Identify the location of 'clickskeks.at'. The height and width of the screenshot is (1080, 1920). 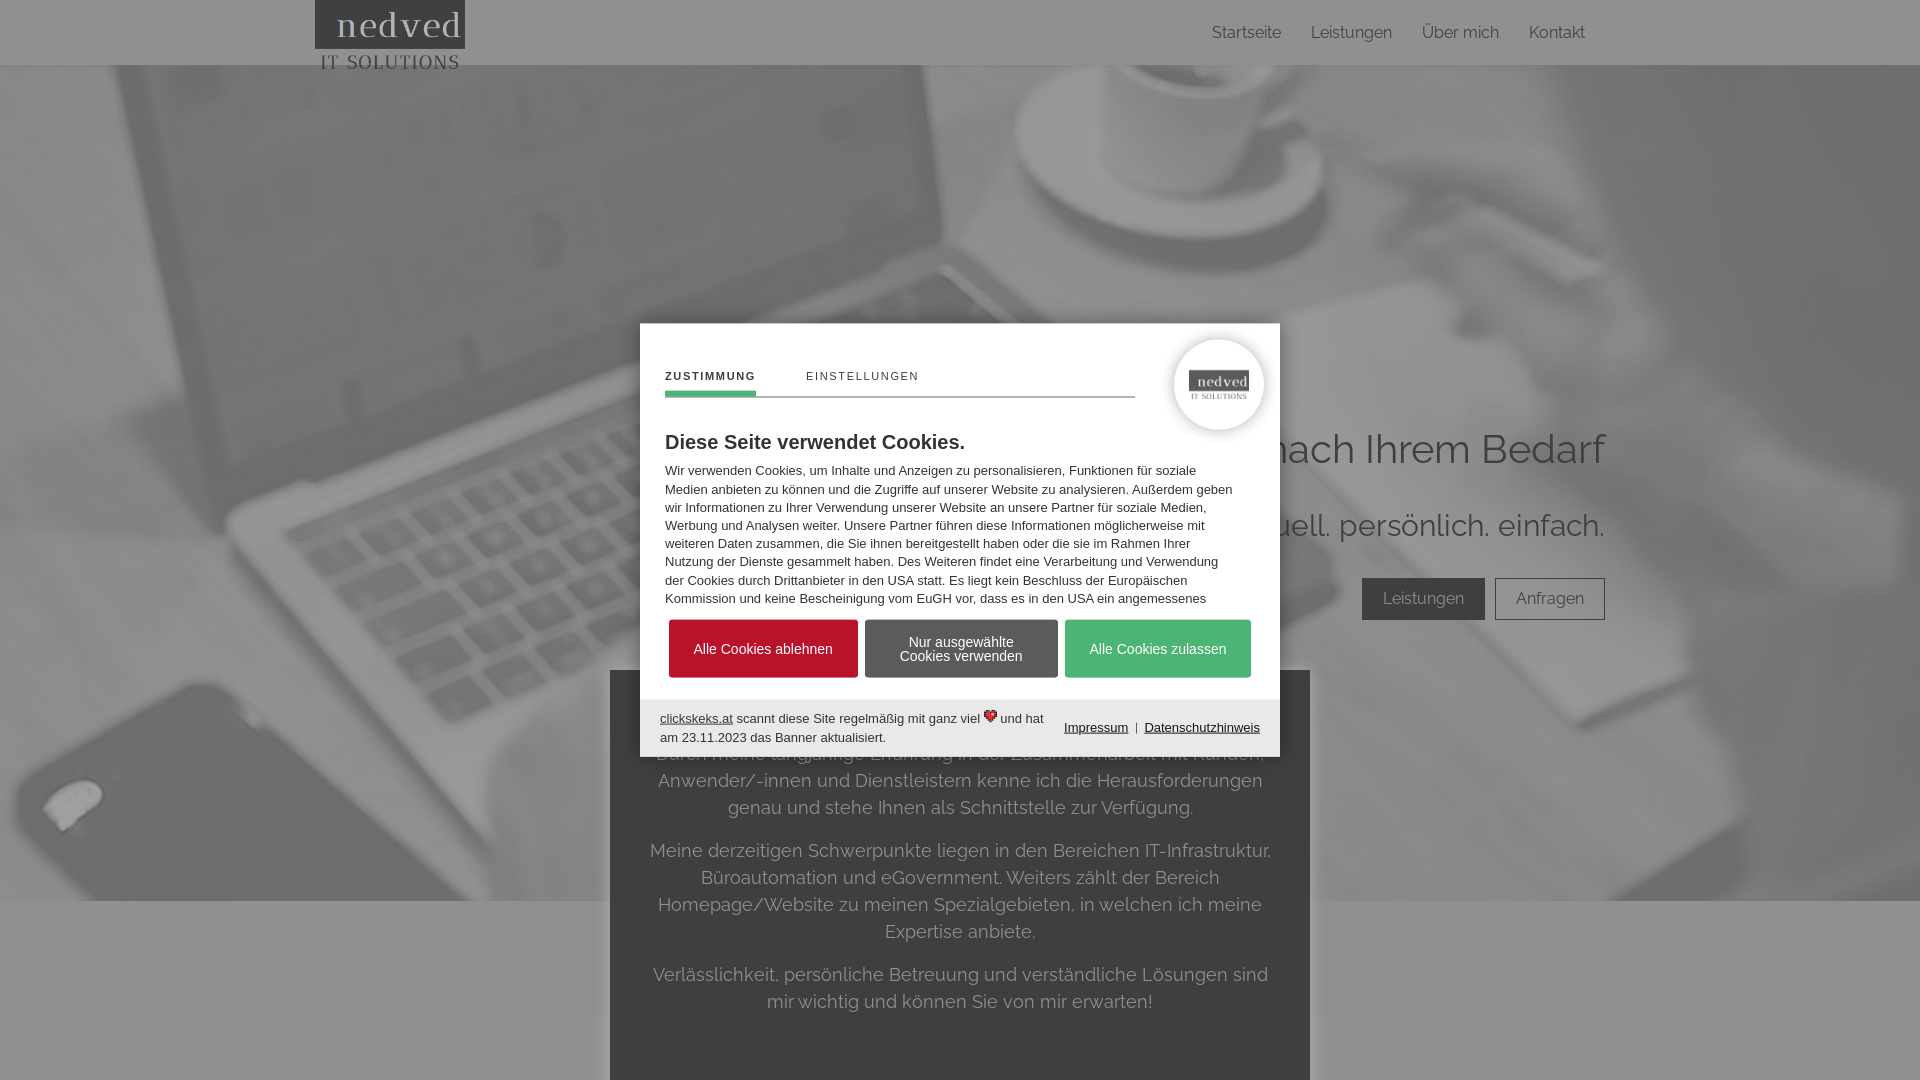
(696, 717).